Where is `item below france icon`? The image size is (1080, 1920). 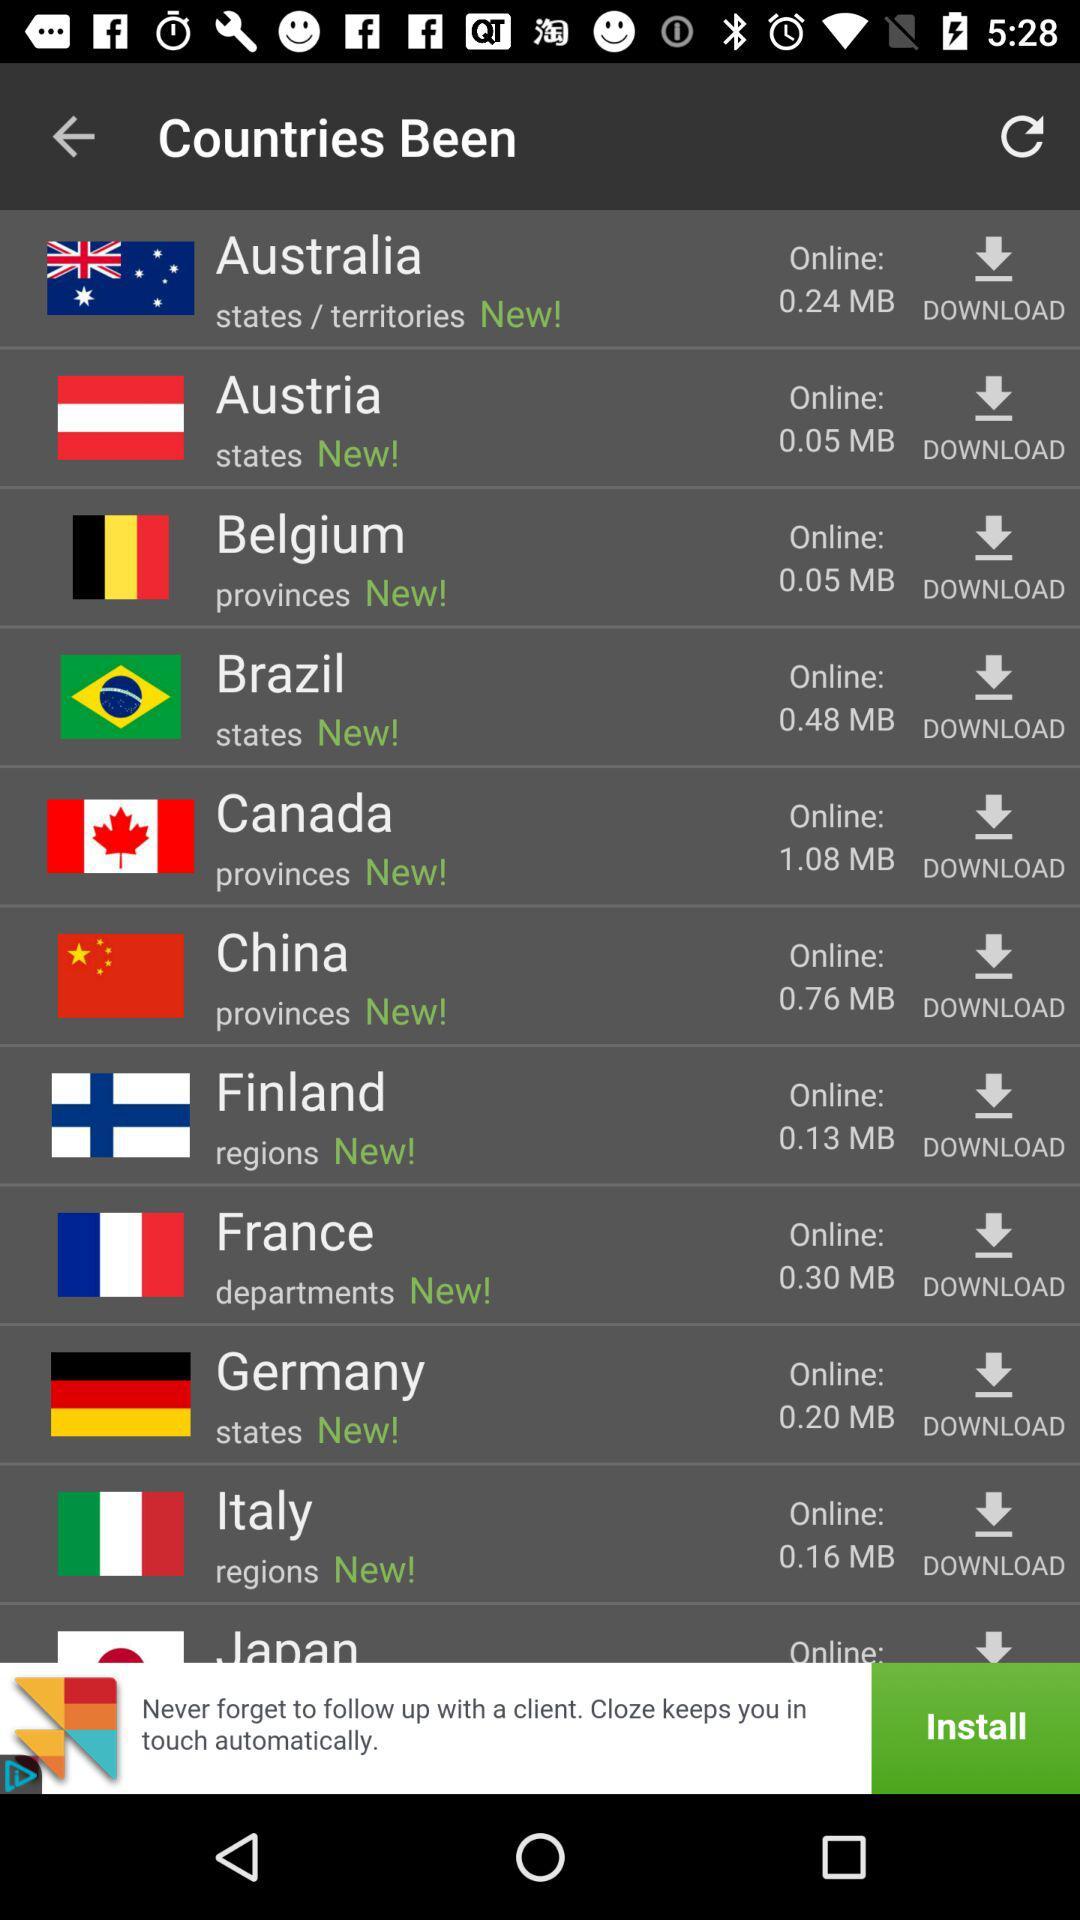
item below france icon is located at coordinates (305, 1291).